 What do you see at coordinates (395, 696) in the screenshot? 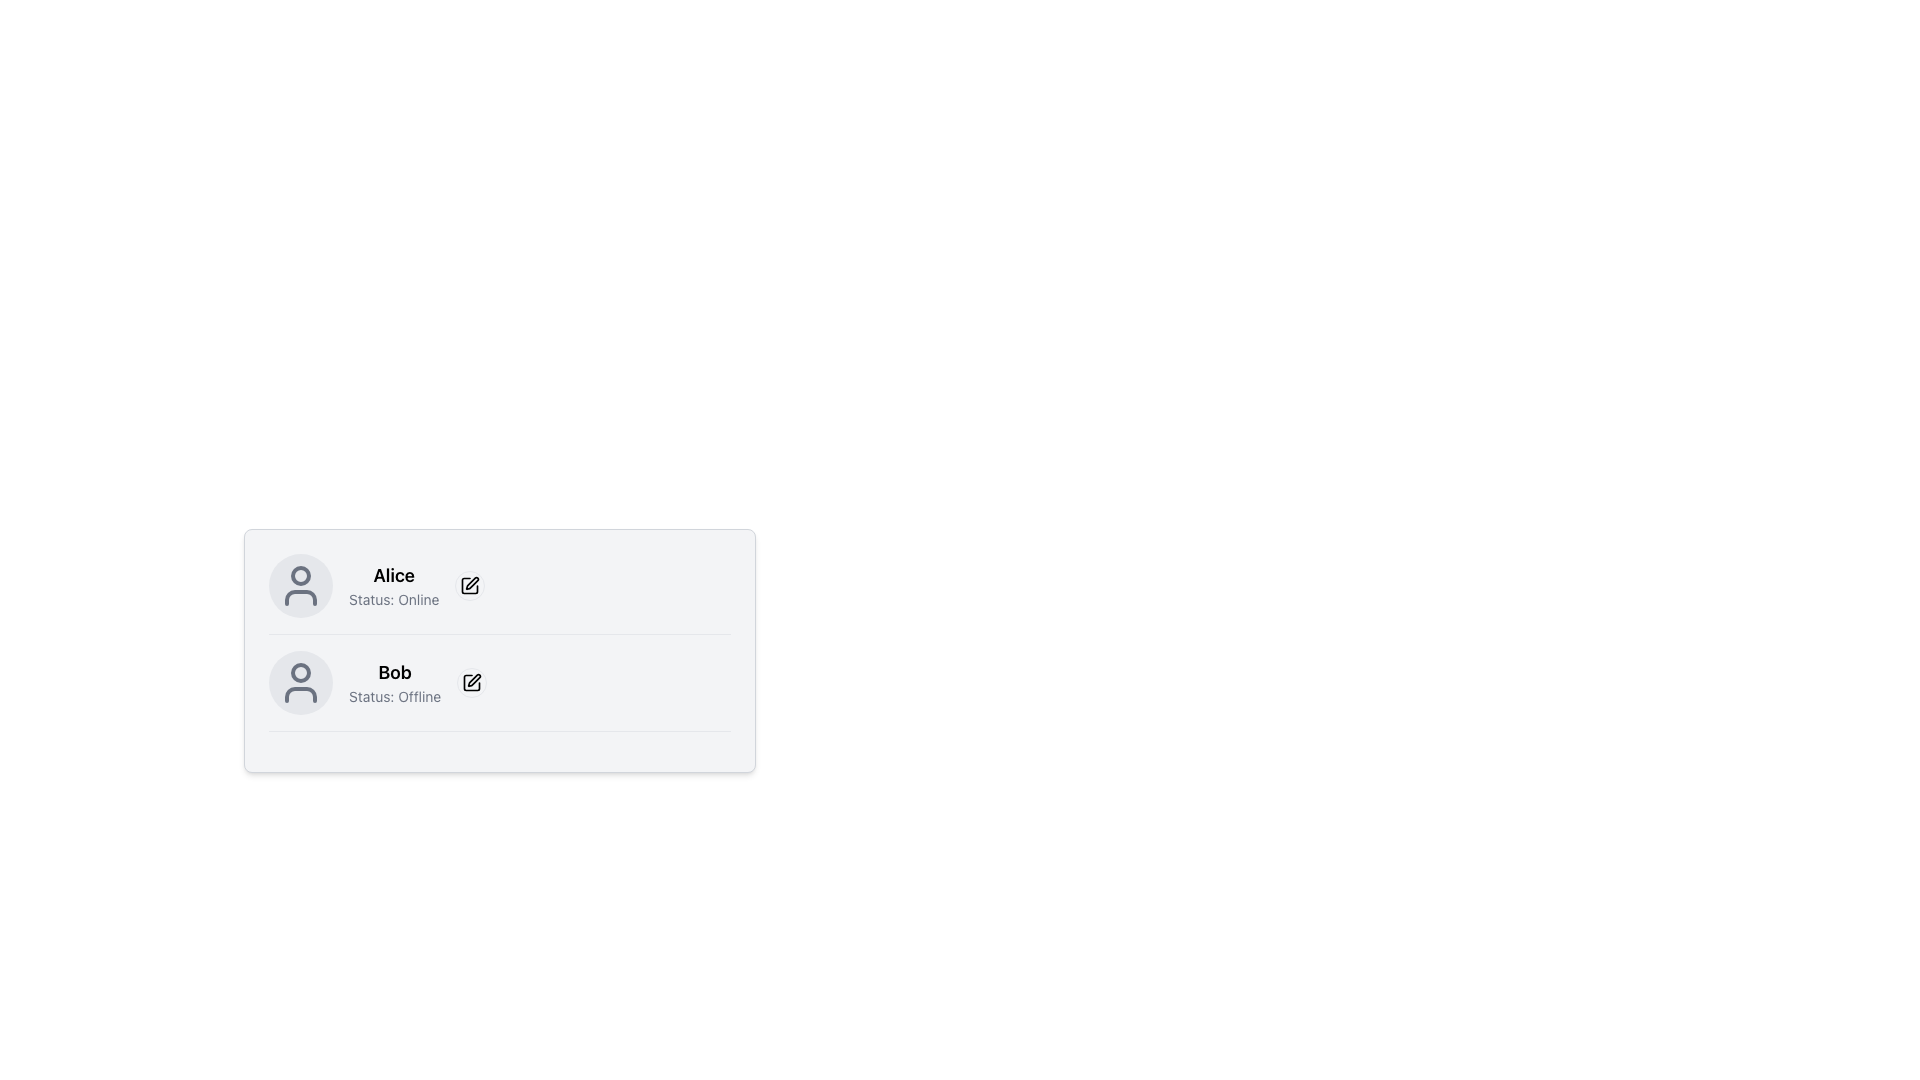
I see `text label displaying 'Status: Offline' located below the name 'Bob' within the profile card` at bounding box center [395, 696].